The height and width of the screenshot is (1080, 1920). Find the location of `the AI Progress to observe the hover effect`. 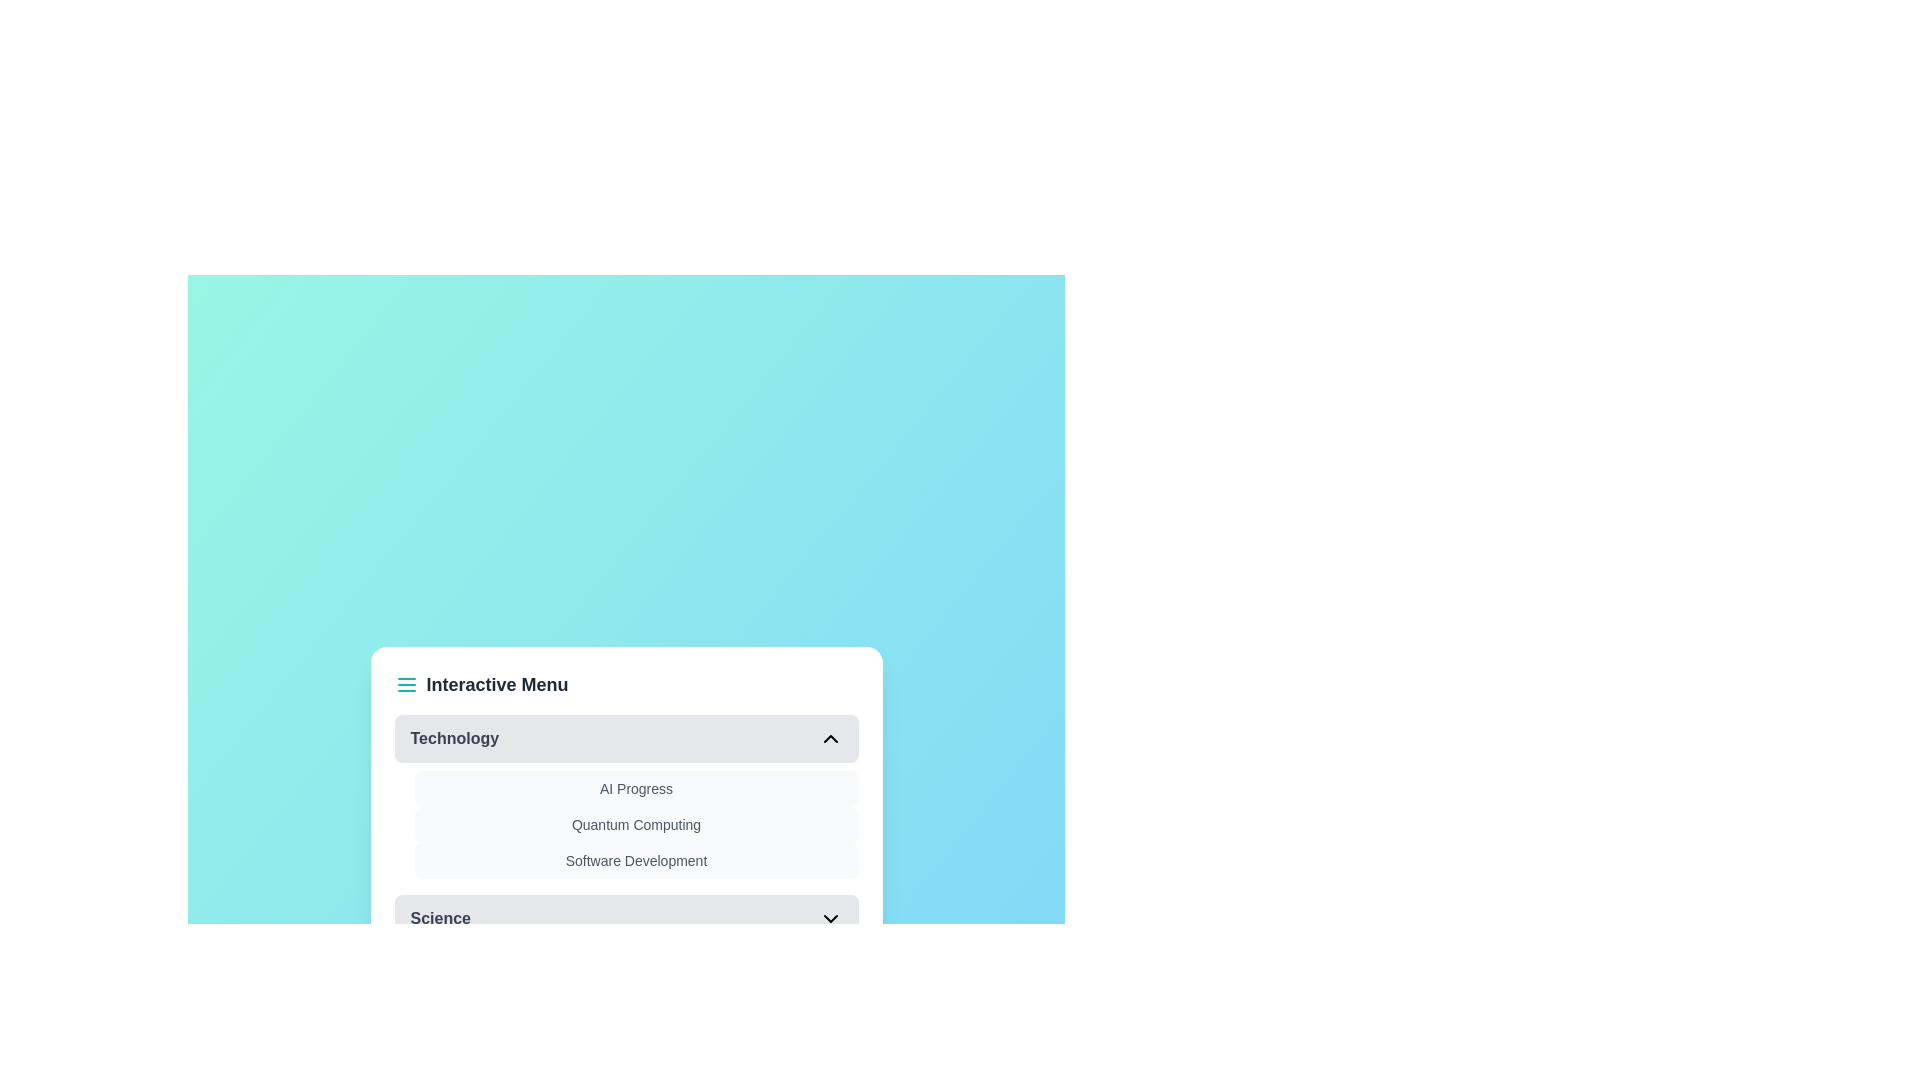

the AI Progress to observe the hover effect is located at coordinates (635, 788).